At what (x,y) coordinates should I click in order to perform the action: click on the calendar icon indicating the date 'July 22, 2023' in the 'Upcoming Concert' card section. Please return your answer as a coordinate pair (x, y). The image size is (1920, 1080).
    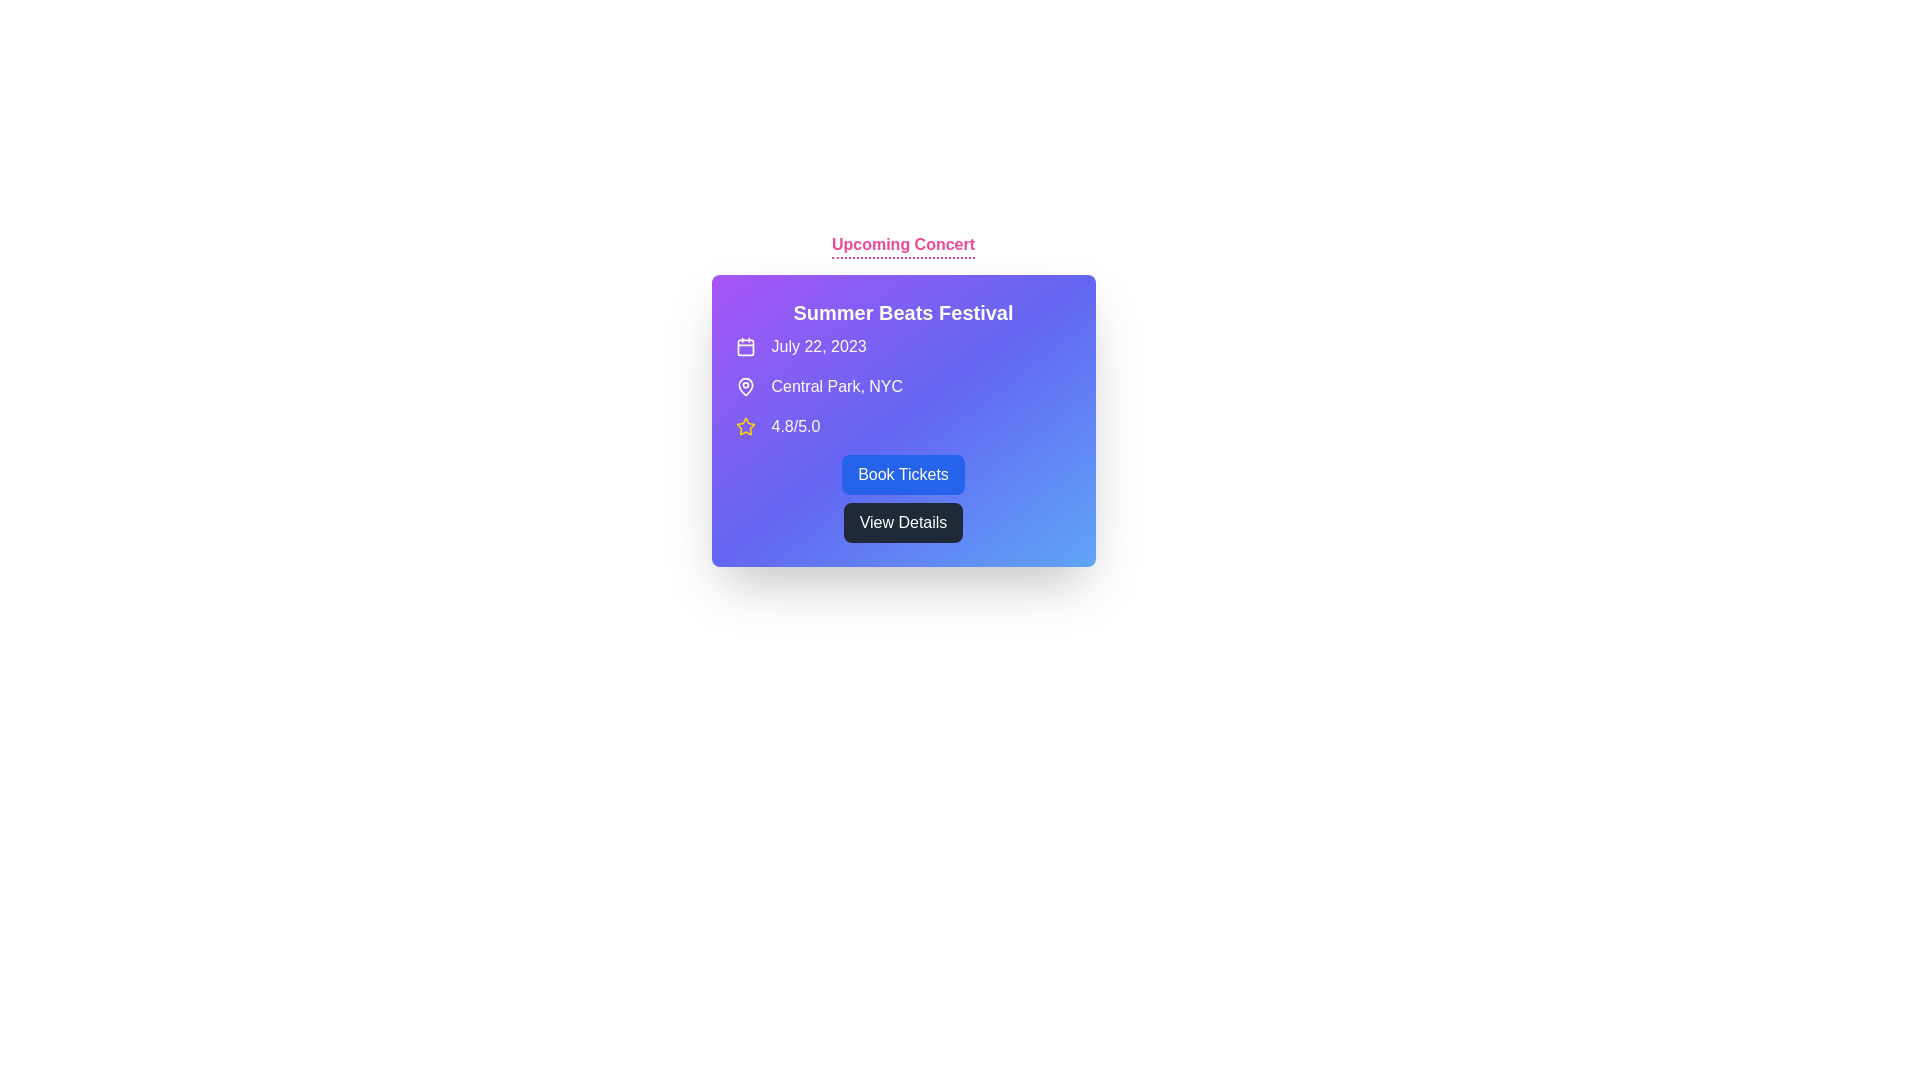
    Looking at the image, I should click on (744, 346).